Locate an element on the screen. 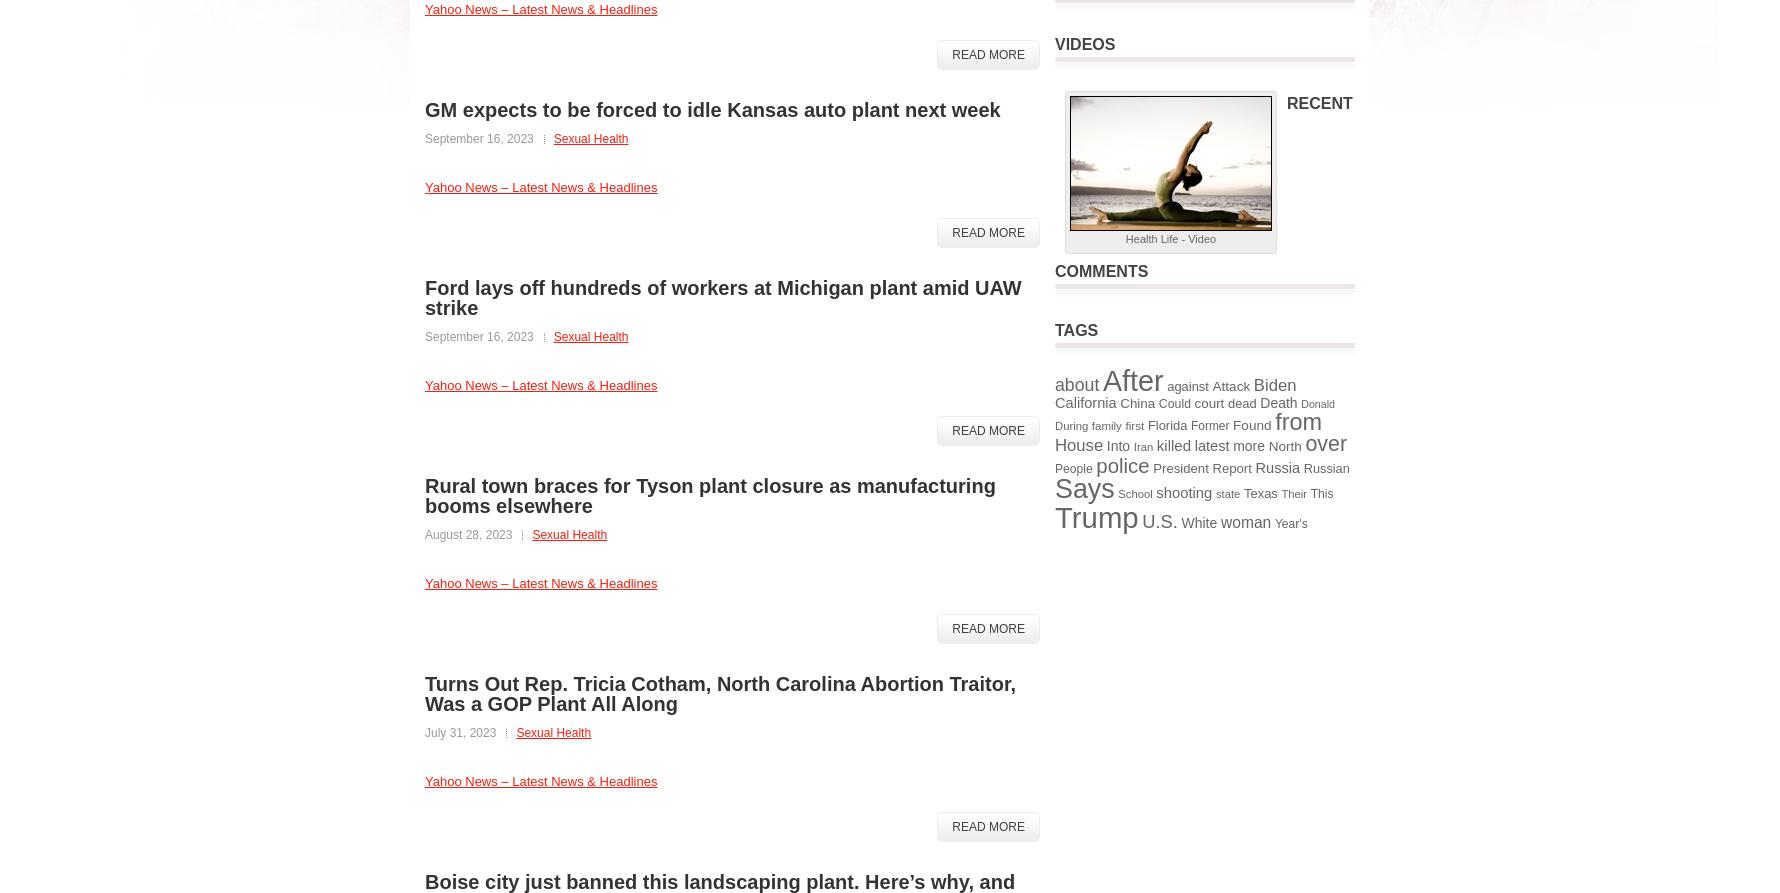  'over' is located at coordinates (1324, 443).